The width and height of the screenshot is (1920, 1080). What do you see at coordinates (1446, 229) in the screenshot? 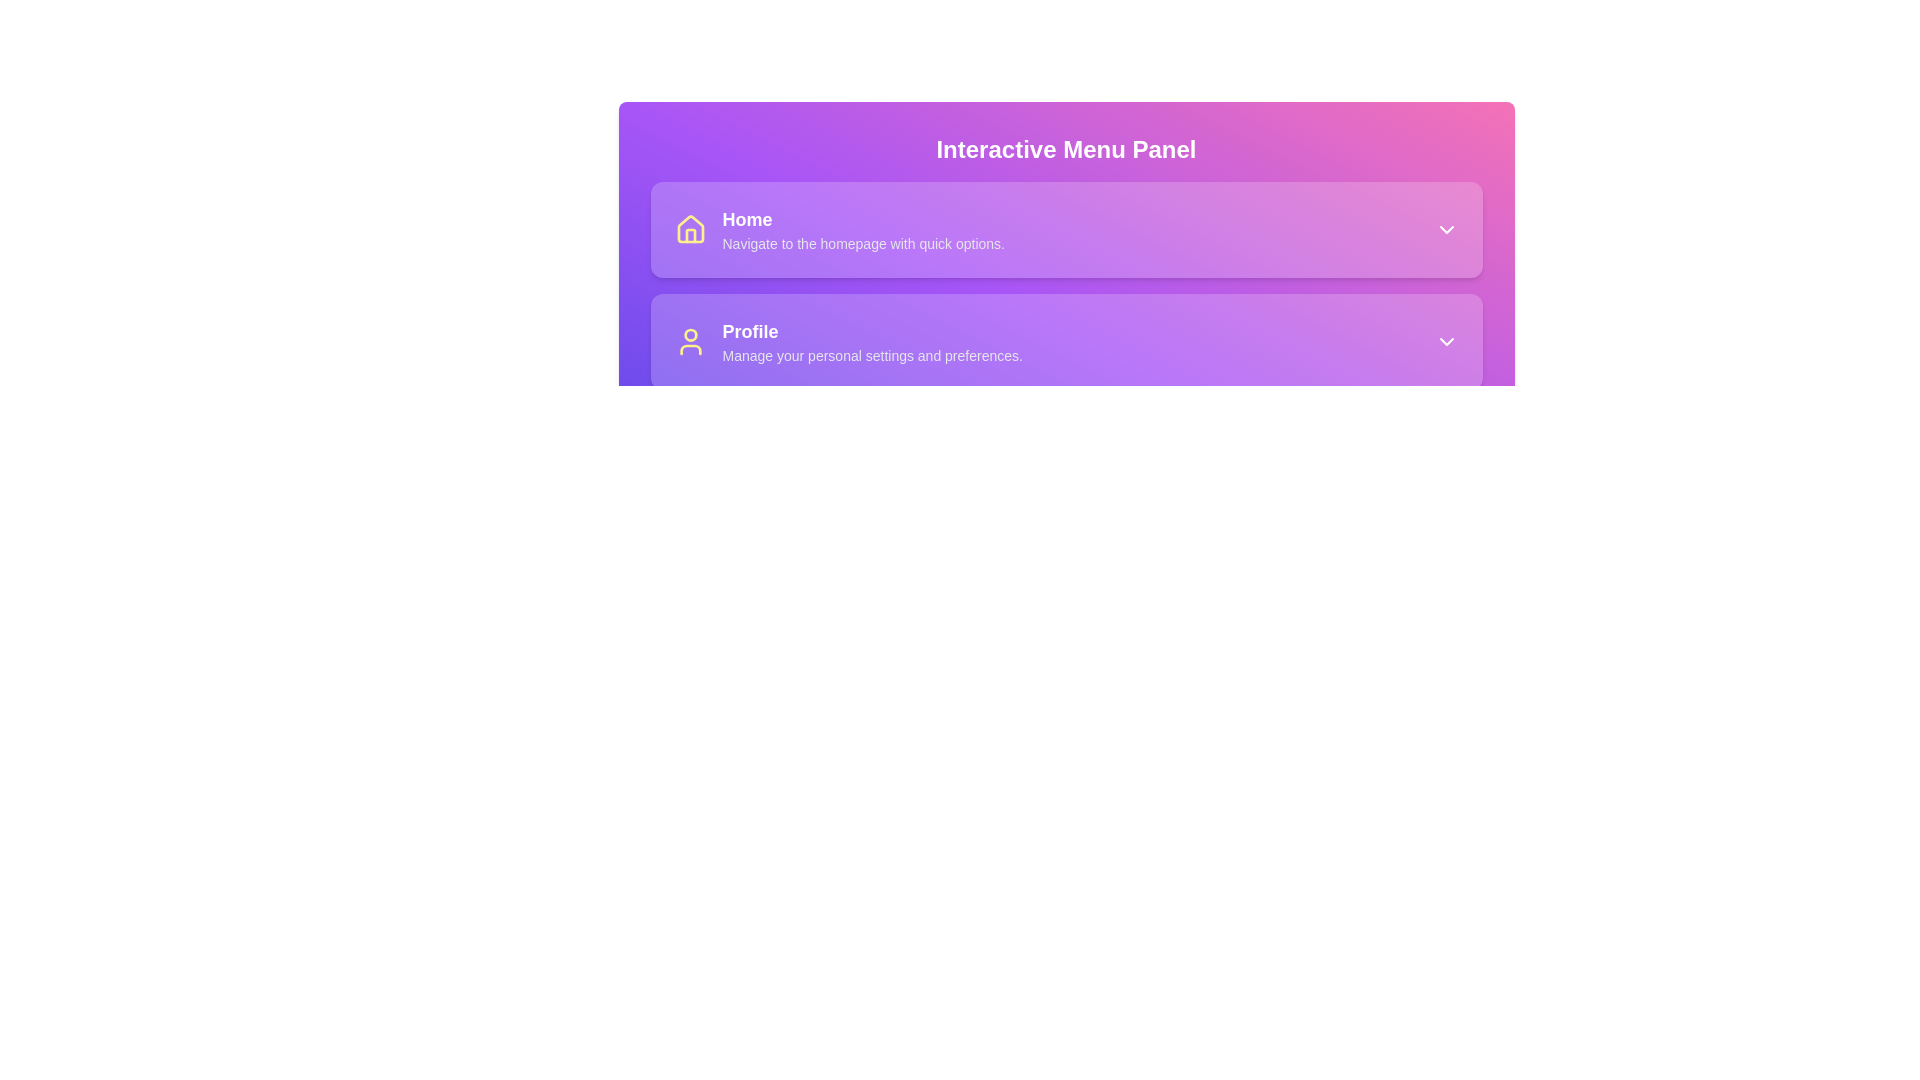
I see `the Dropdown indicator icon, which is a small downward-facing chevron styled as a white arrow located at the top-right corner of the 'Home' button's area` at bounding box center [1446, 229].